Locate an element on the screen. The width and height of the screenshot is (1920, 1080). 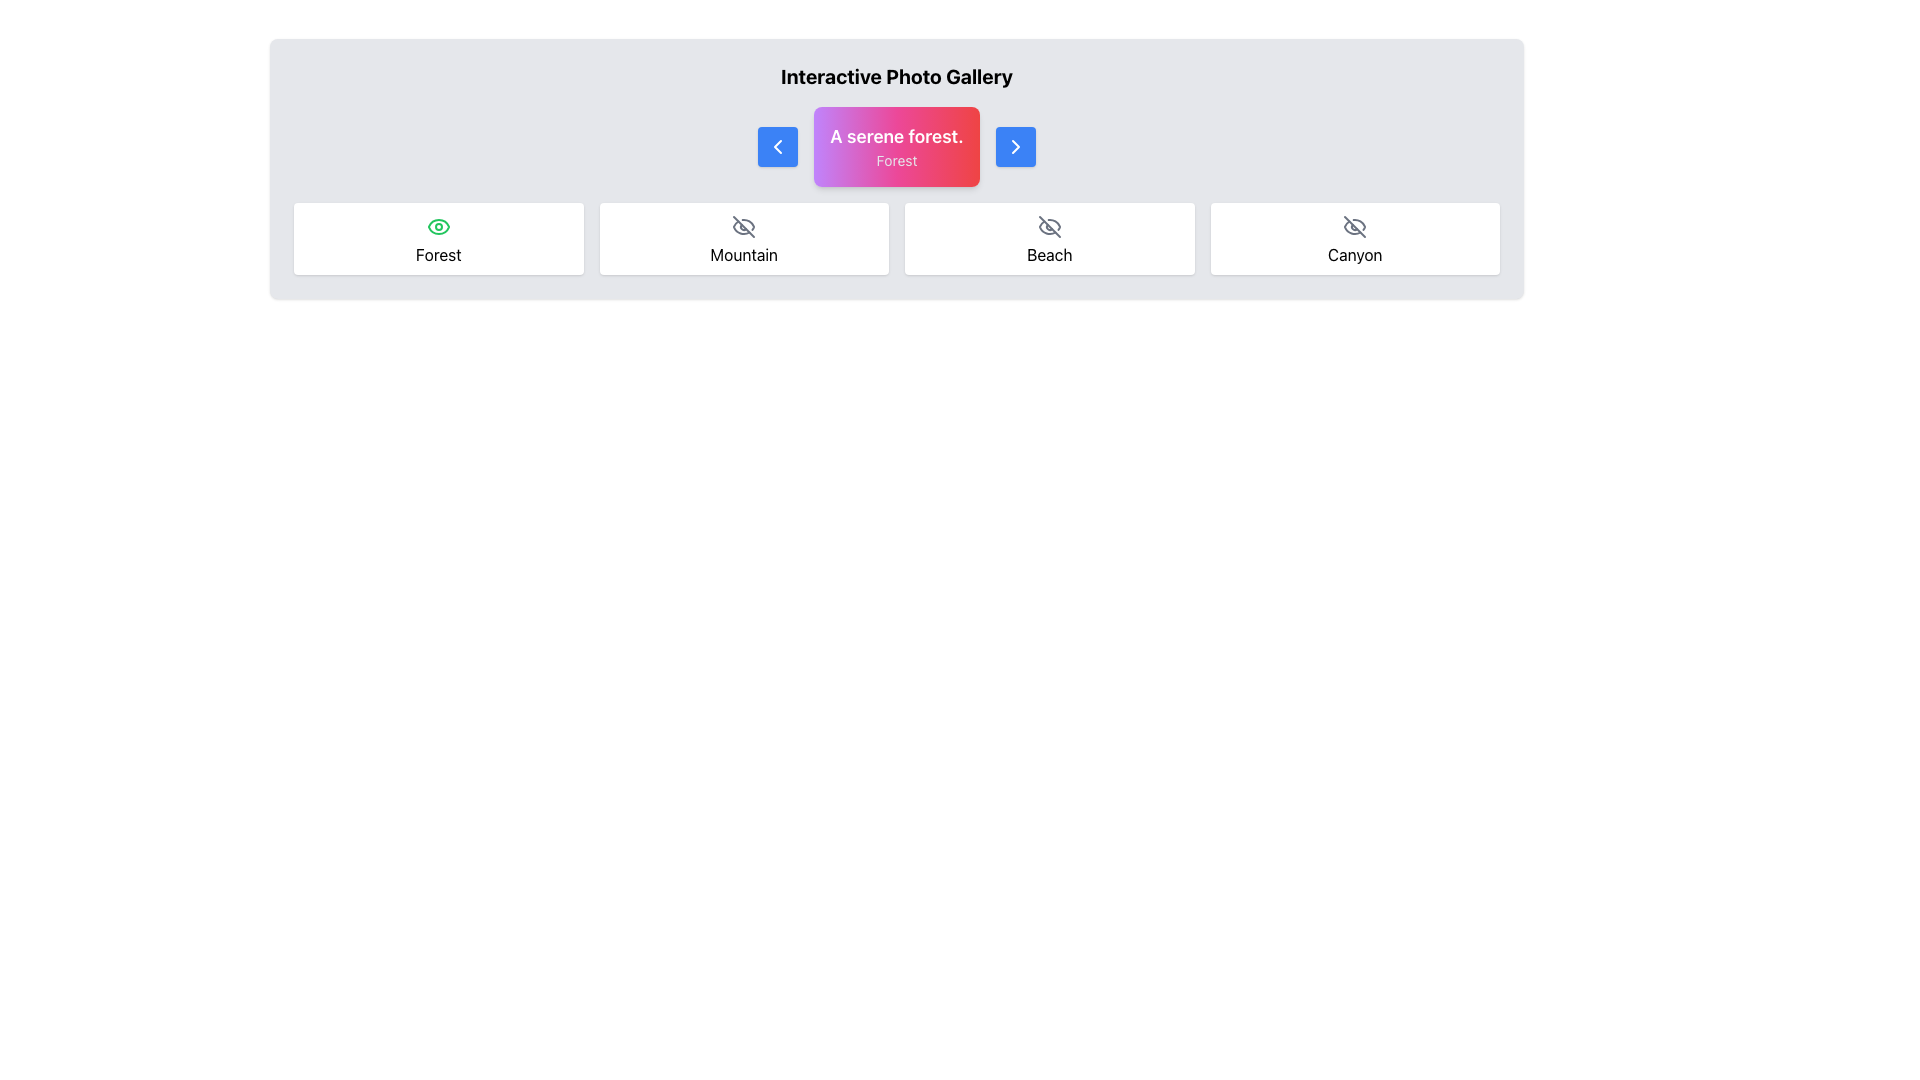
the Display card in the Interactive Photo Gallery section, which features a gradient background and contains the text 'A serene forest.' and 'Forest' is located at coordinates (896, 145).